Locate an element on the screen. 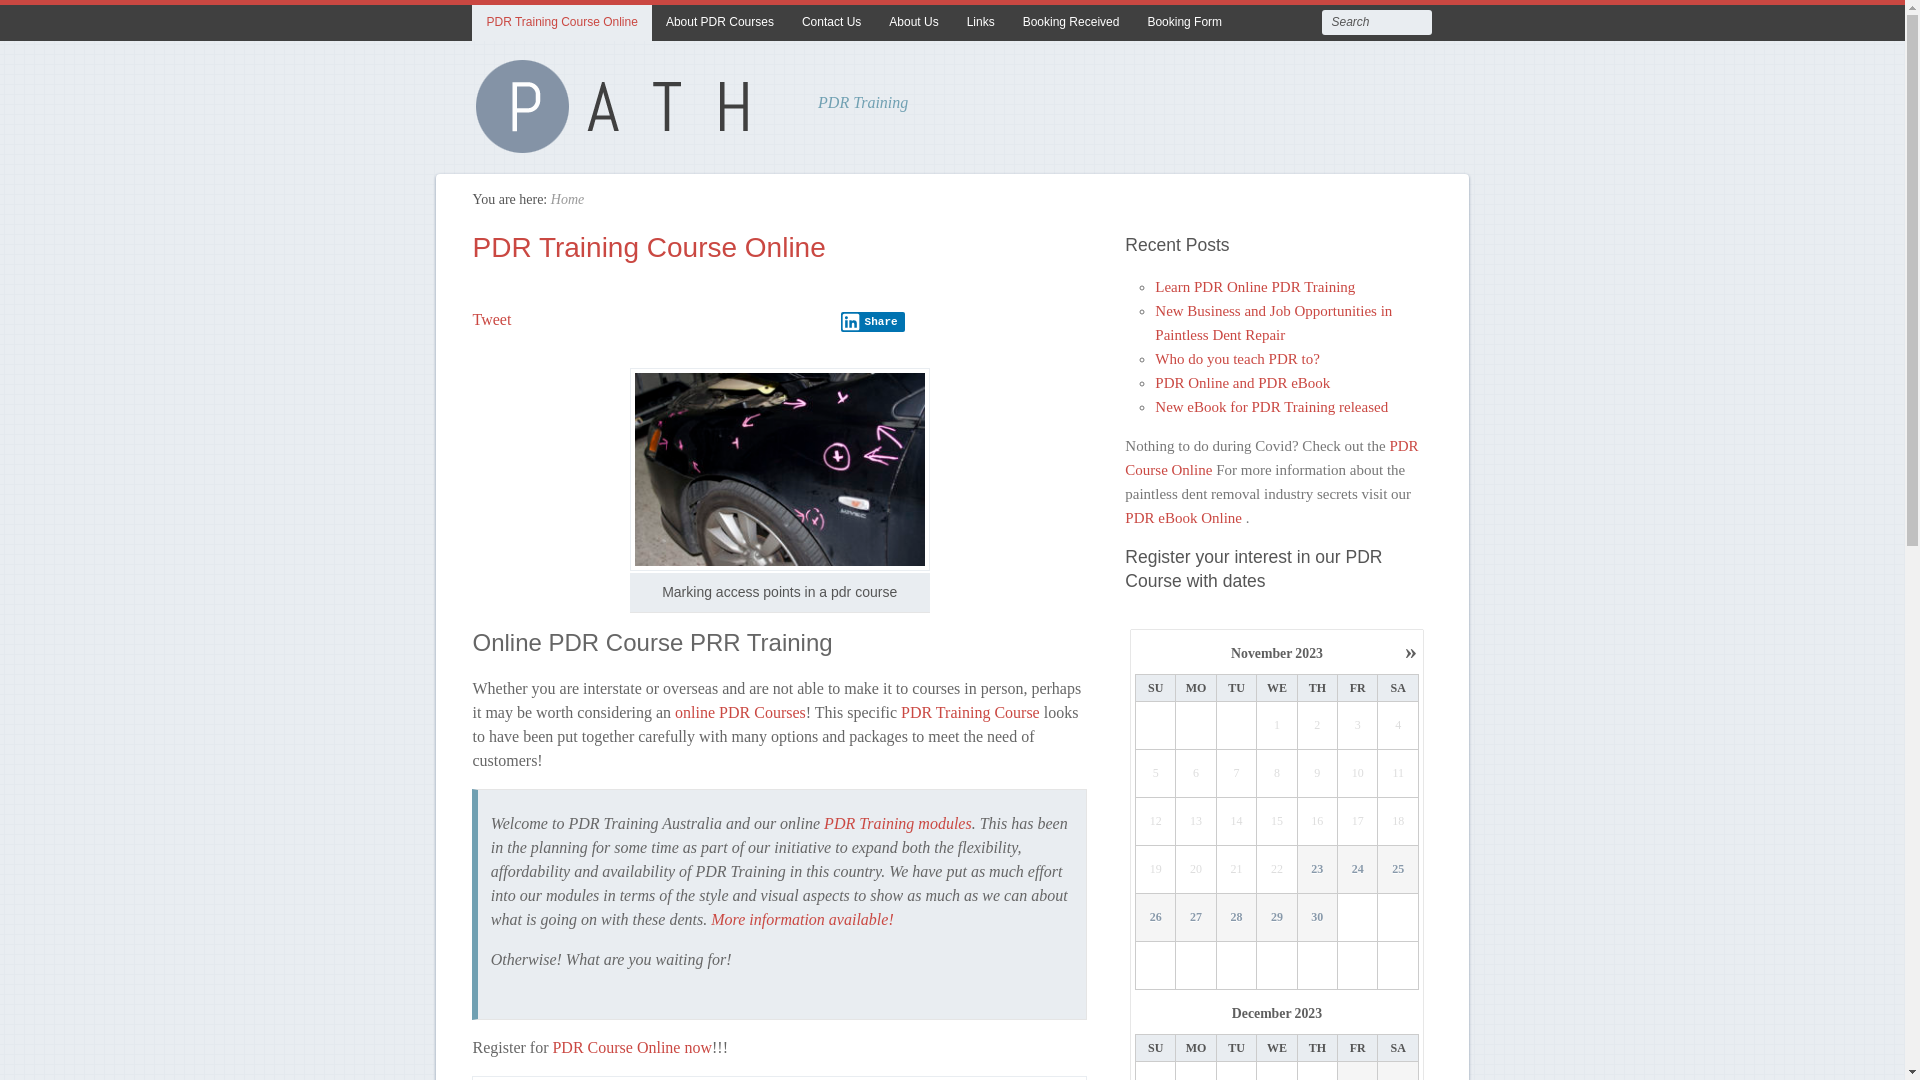  '6' is located at coordinates (1195, 773).